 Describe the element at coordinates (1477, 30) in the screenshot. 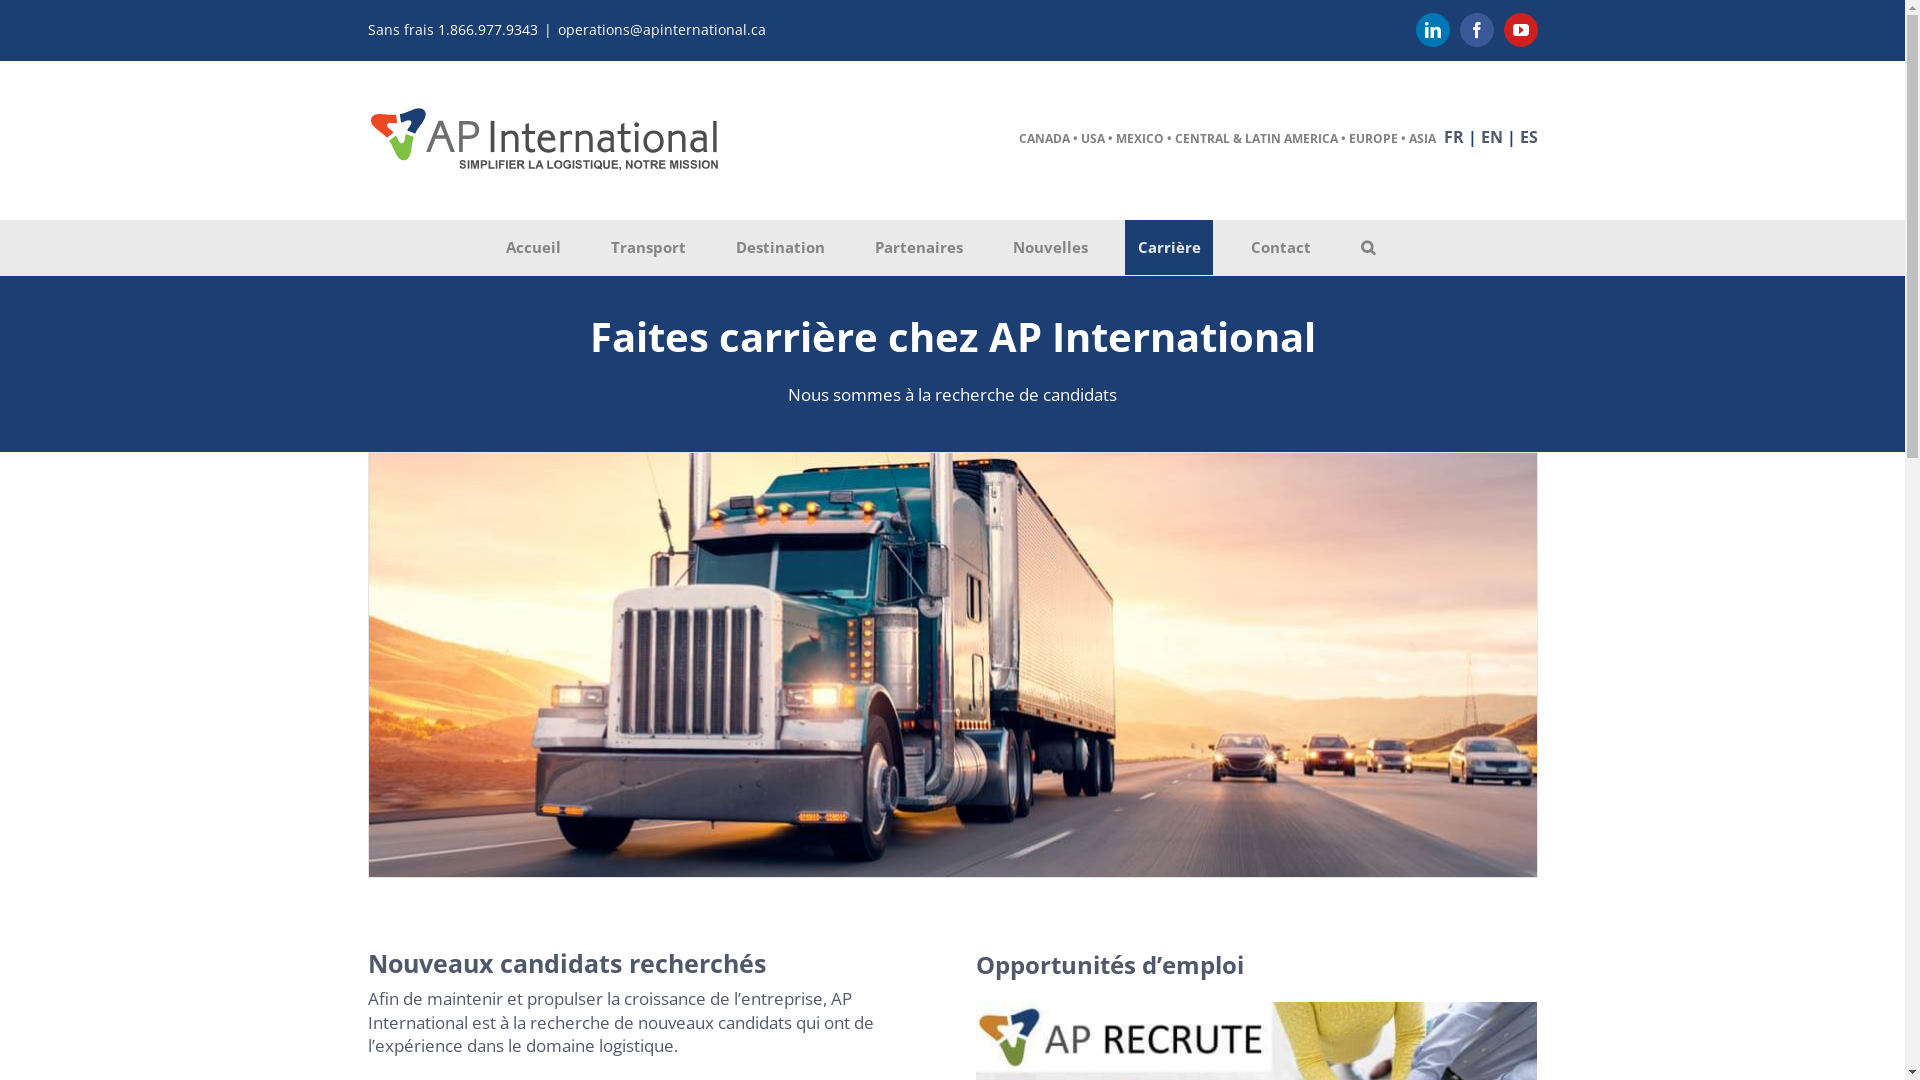

I see `'Facebook'` at that location.